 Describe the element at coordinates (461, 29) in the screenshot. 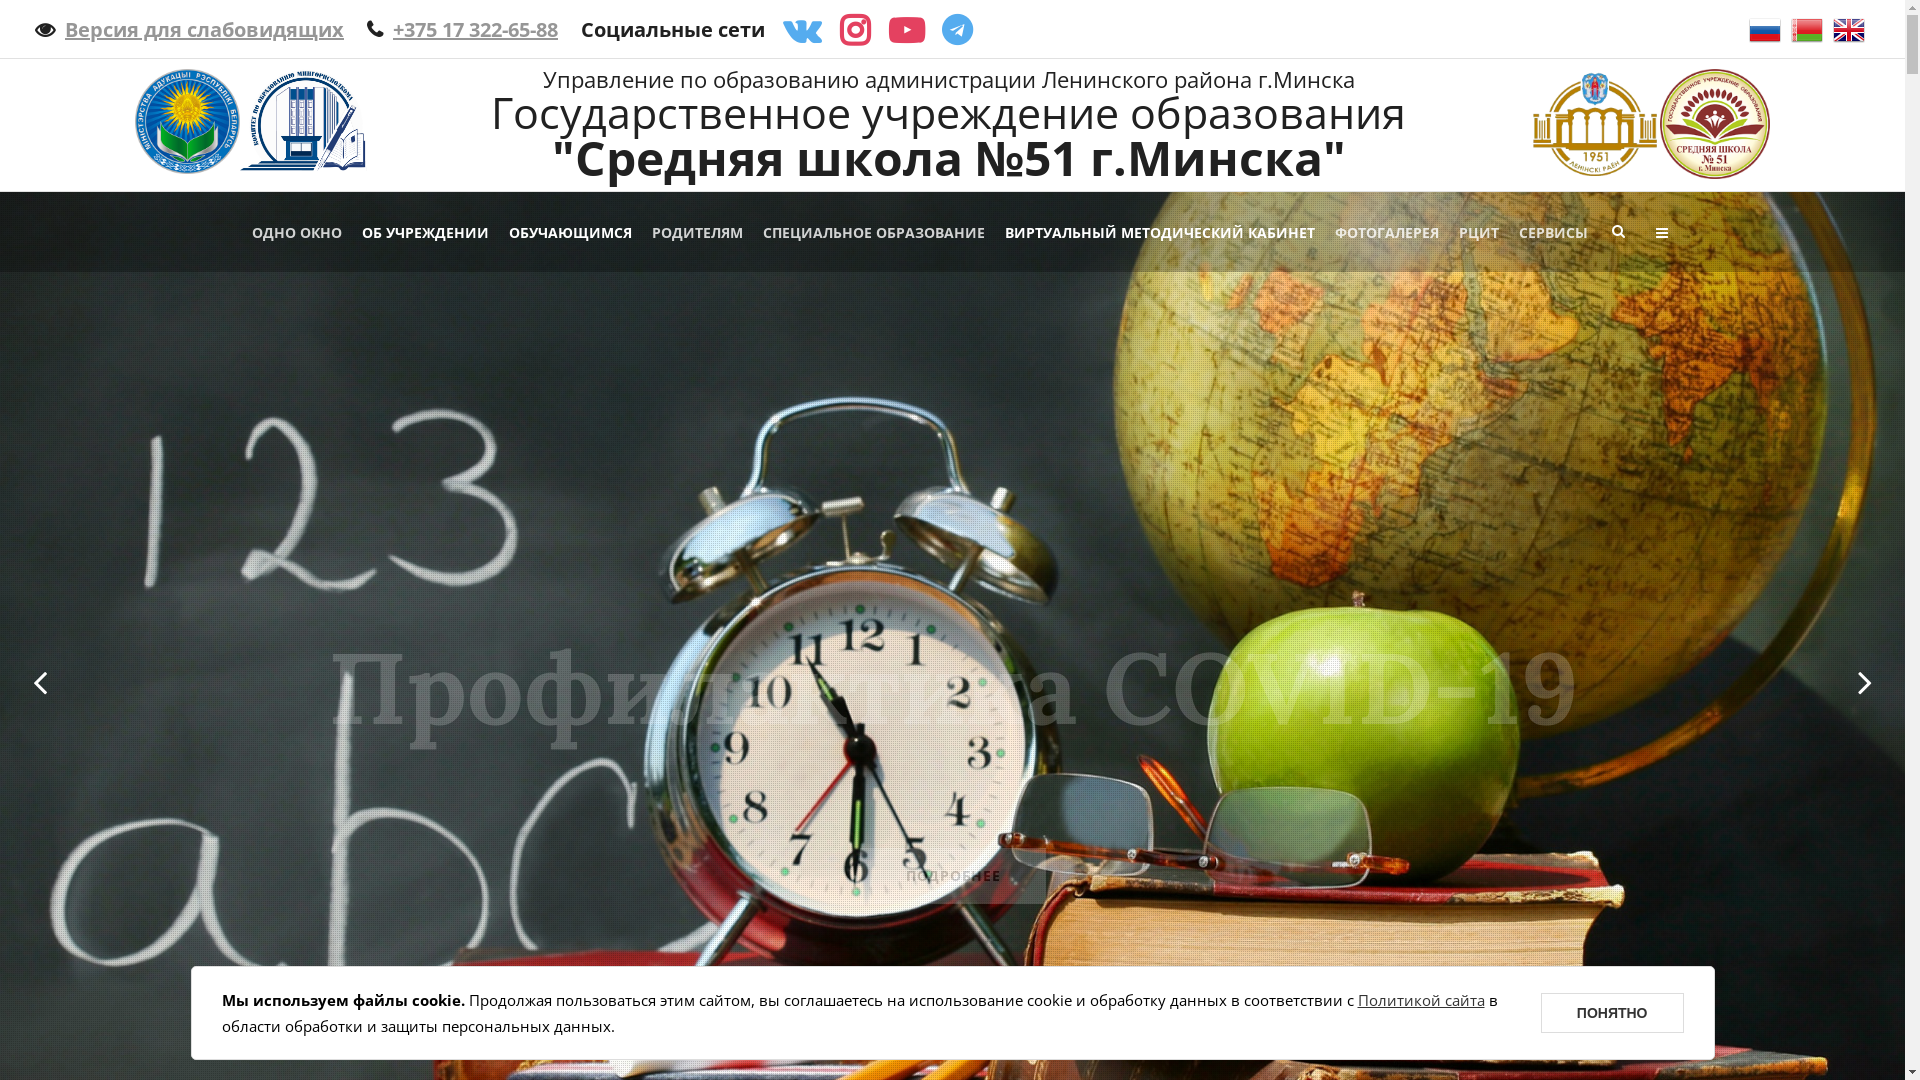

I see `'+375 17 322-65-88'` at that location.